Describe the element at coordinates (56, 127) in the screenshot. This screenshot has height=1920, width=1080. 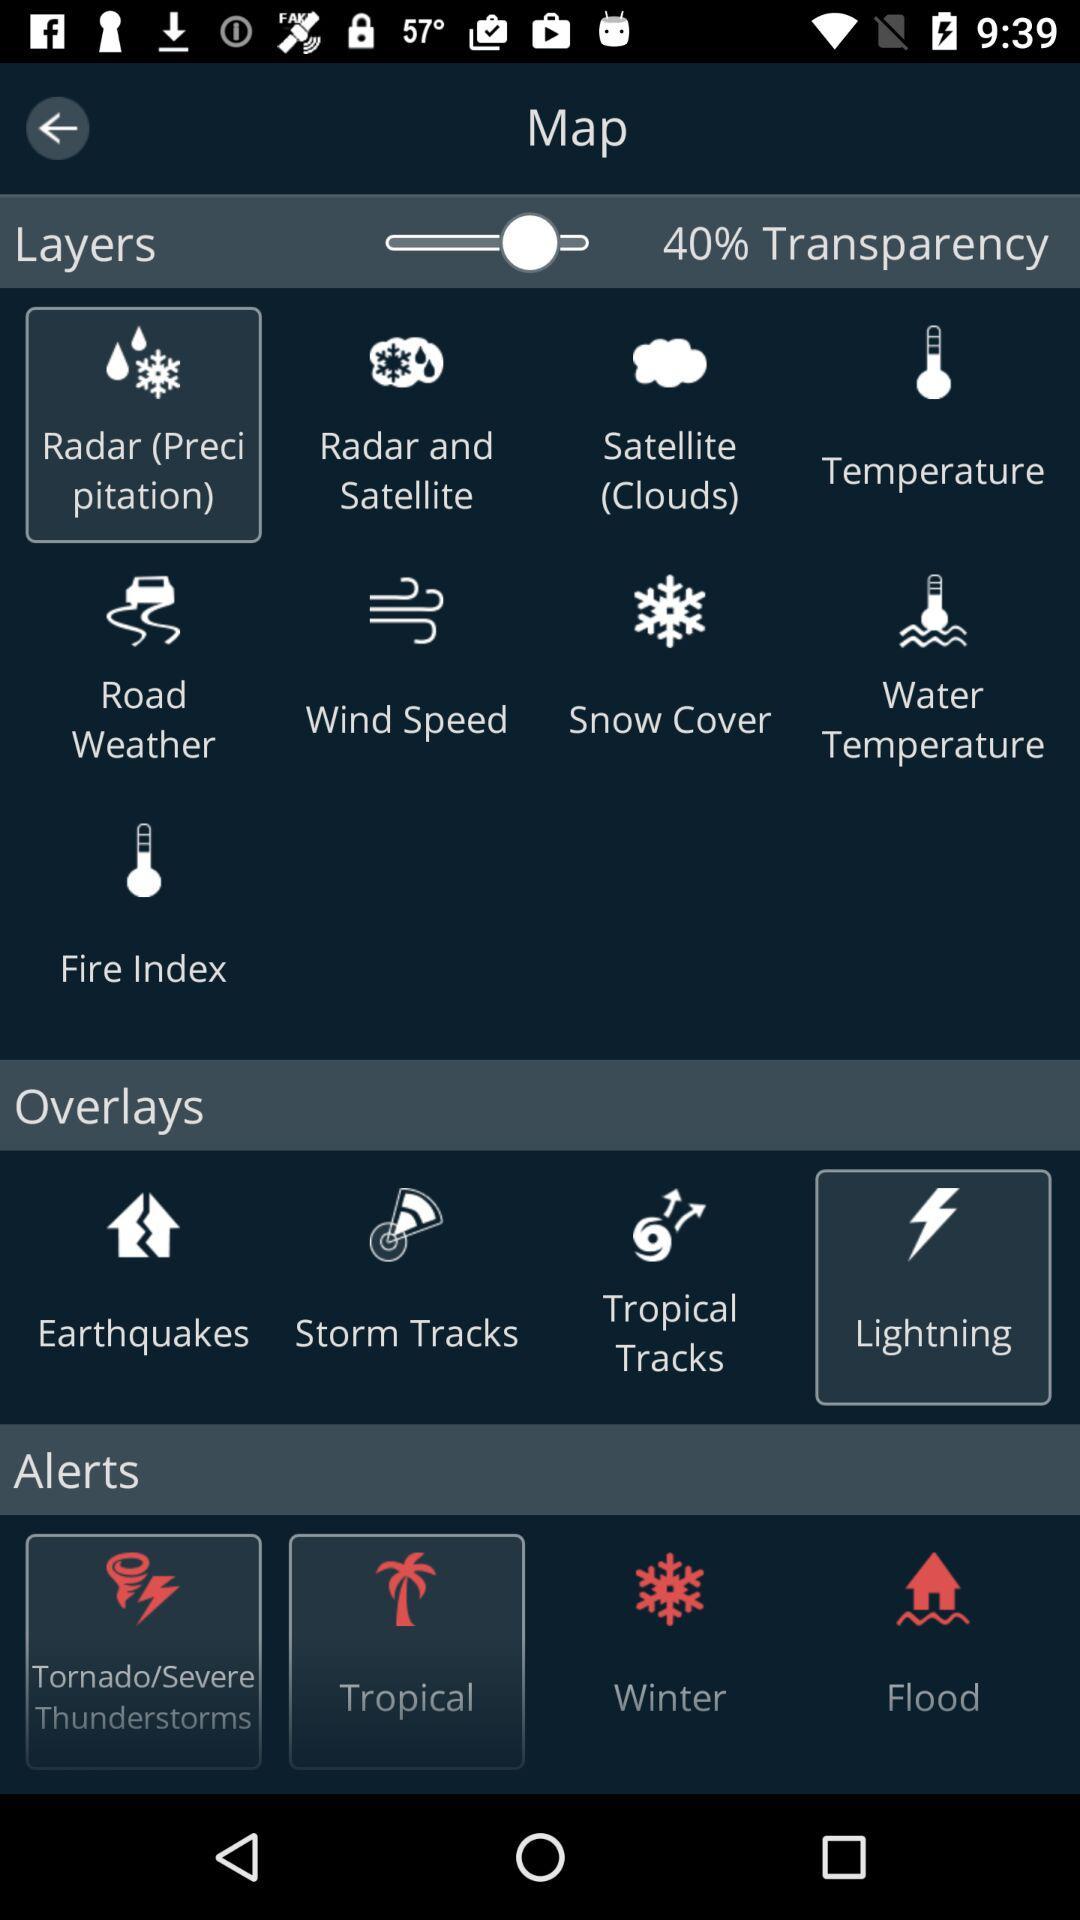
I see `the arrow_backward icon` at that location.